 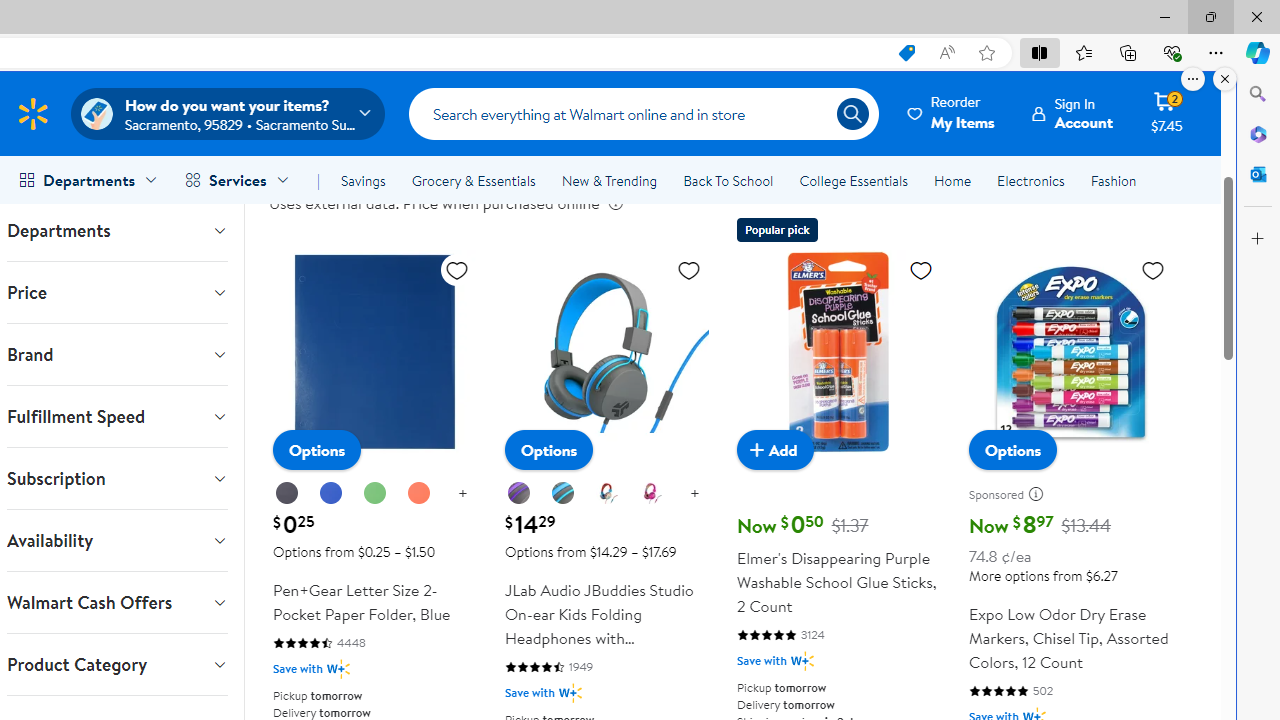 What do you see at coordinates (727, 181) in the screenshot?
I see `'Back To School'` at bounding box center [727, 181].